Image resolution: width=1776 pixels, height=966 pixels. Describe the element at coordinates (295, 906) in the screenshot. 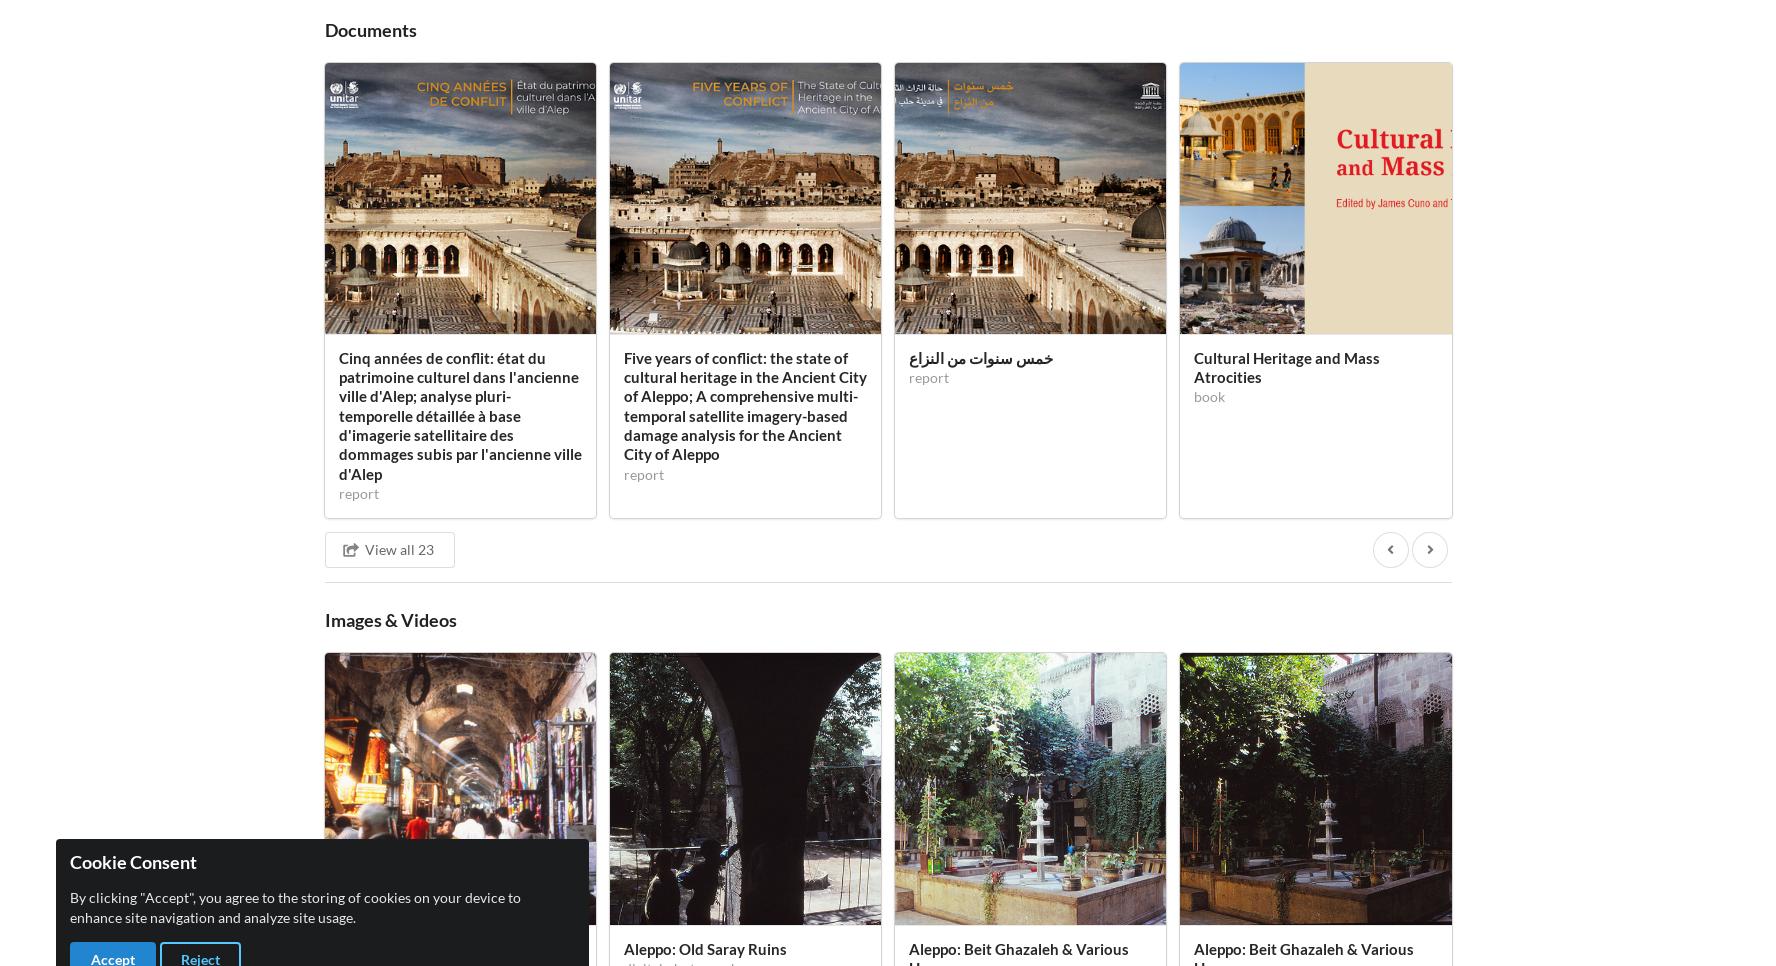

I see `'By clicking "Accept", you agree to the storing of cookies on your device to enhance site navigation and analyze site usage.'` at that location.